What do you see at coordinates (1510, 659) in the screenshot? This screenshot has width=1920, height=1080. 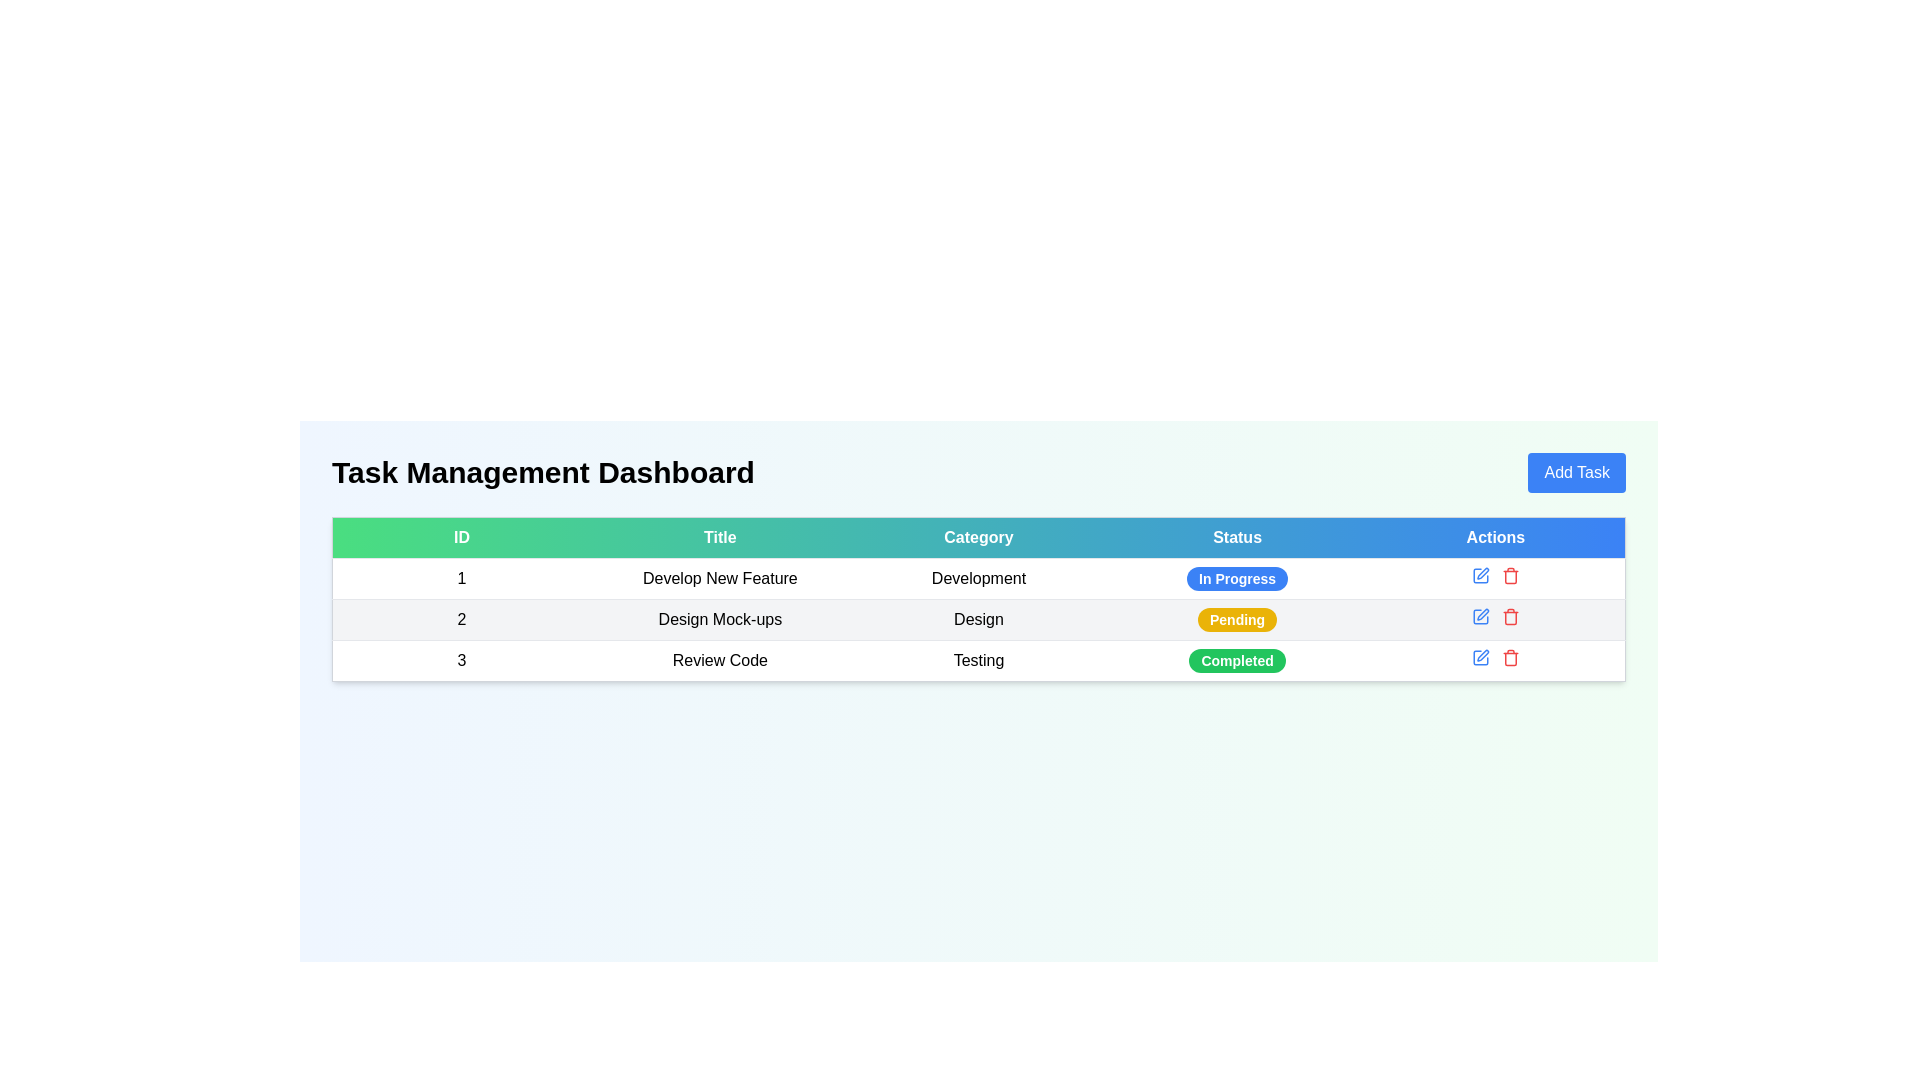 I see `the main rectangular area of the trash can icon in the Actions column of the third row of the task management table to potentially view a tooltip` at bounding box center [1510, 659].